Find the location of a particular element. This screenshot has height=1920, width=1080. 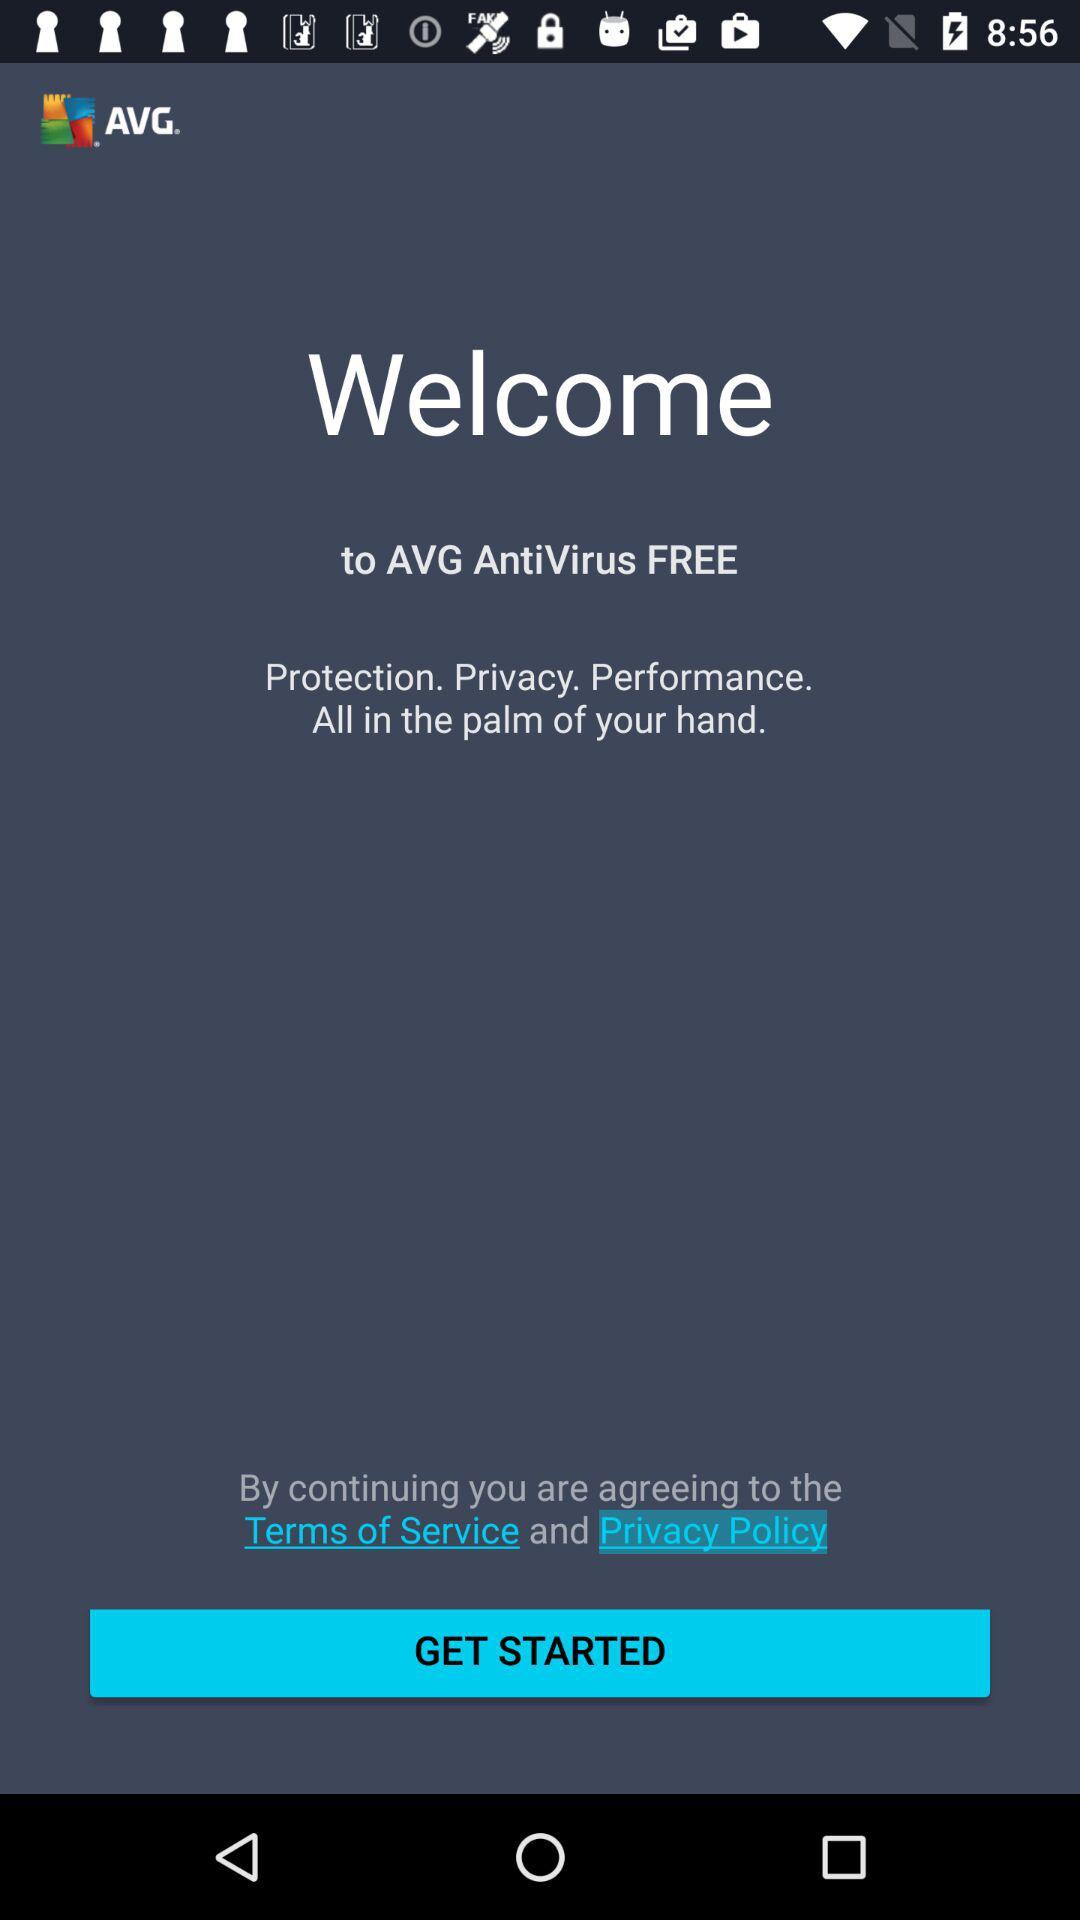

the item below the protection privacy performance item is located at coordinates (540, 1527).